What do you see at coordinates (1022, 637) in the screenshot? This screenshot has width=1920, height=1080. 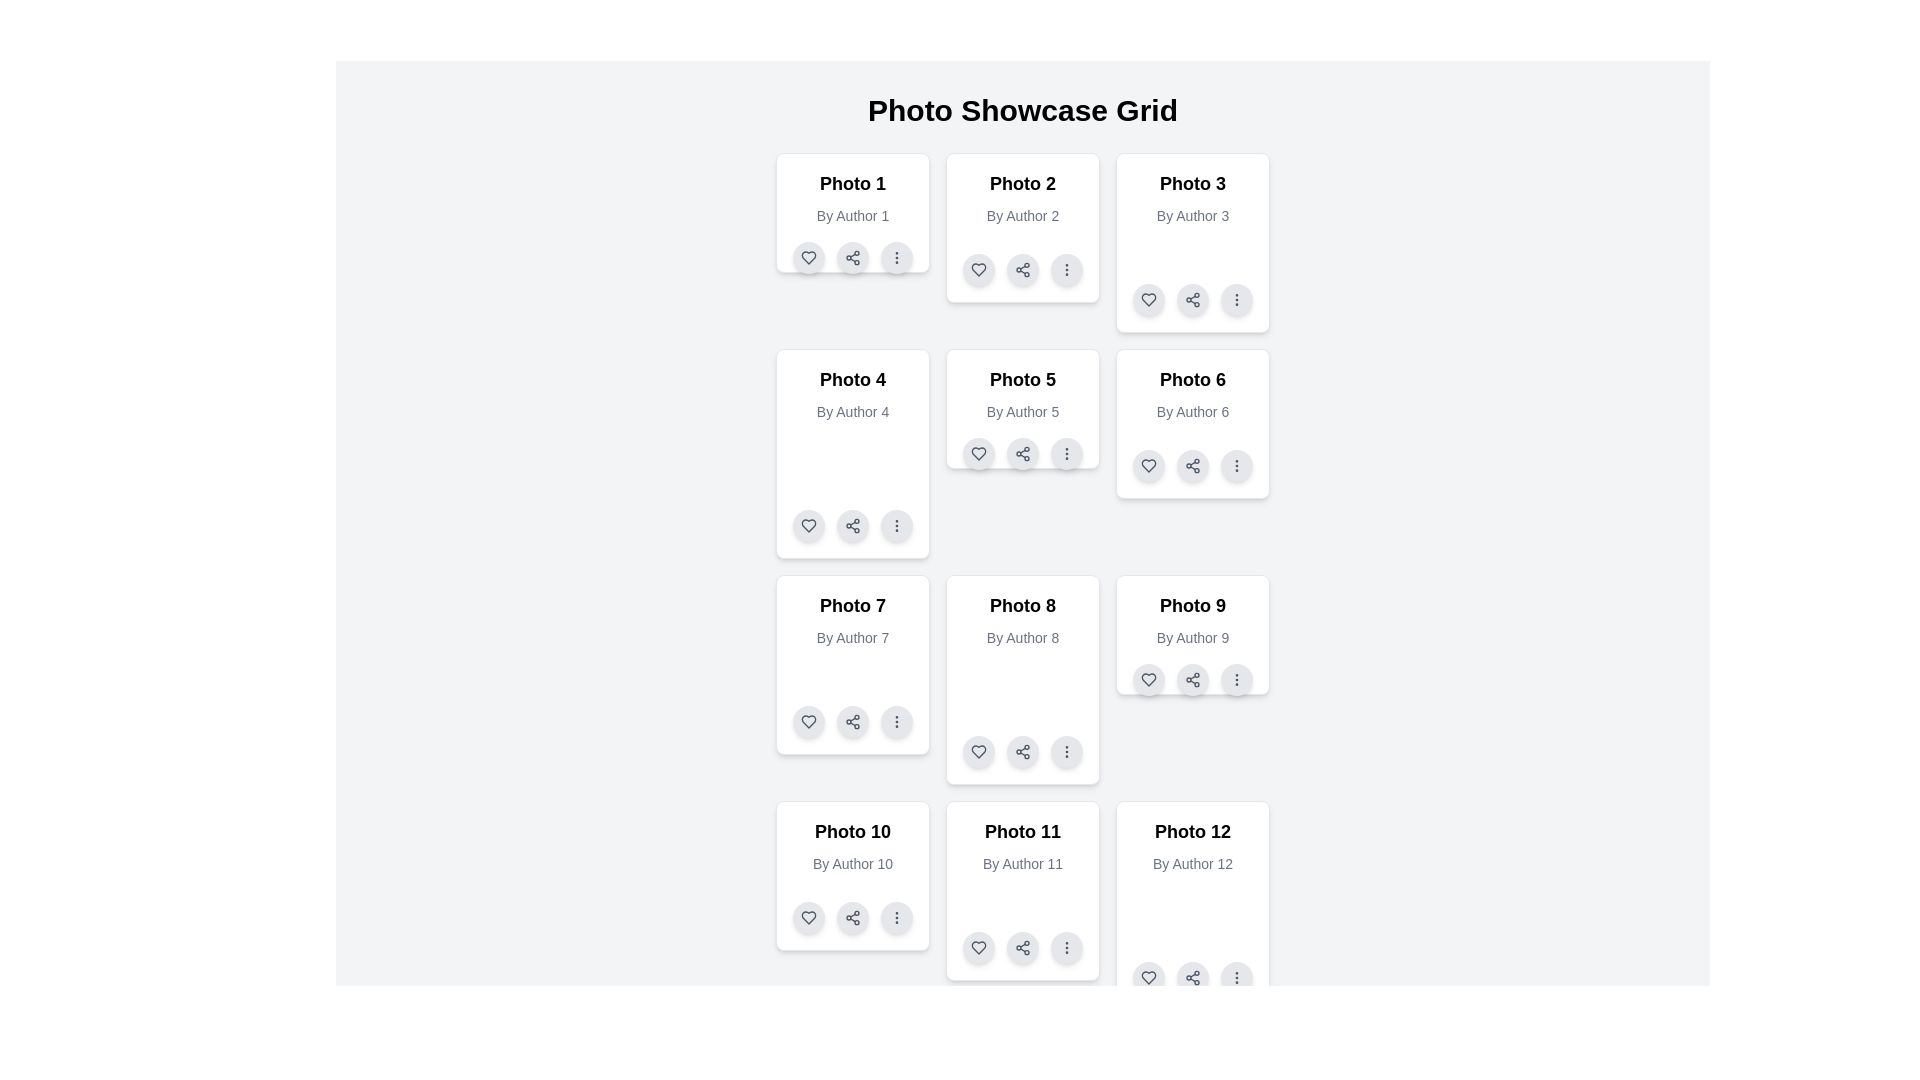 I see `the author label in the 'Photo 8' card, located beneath the main title and above the interactive buttons` at bounding box center [1022, 637].